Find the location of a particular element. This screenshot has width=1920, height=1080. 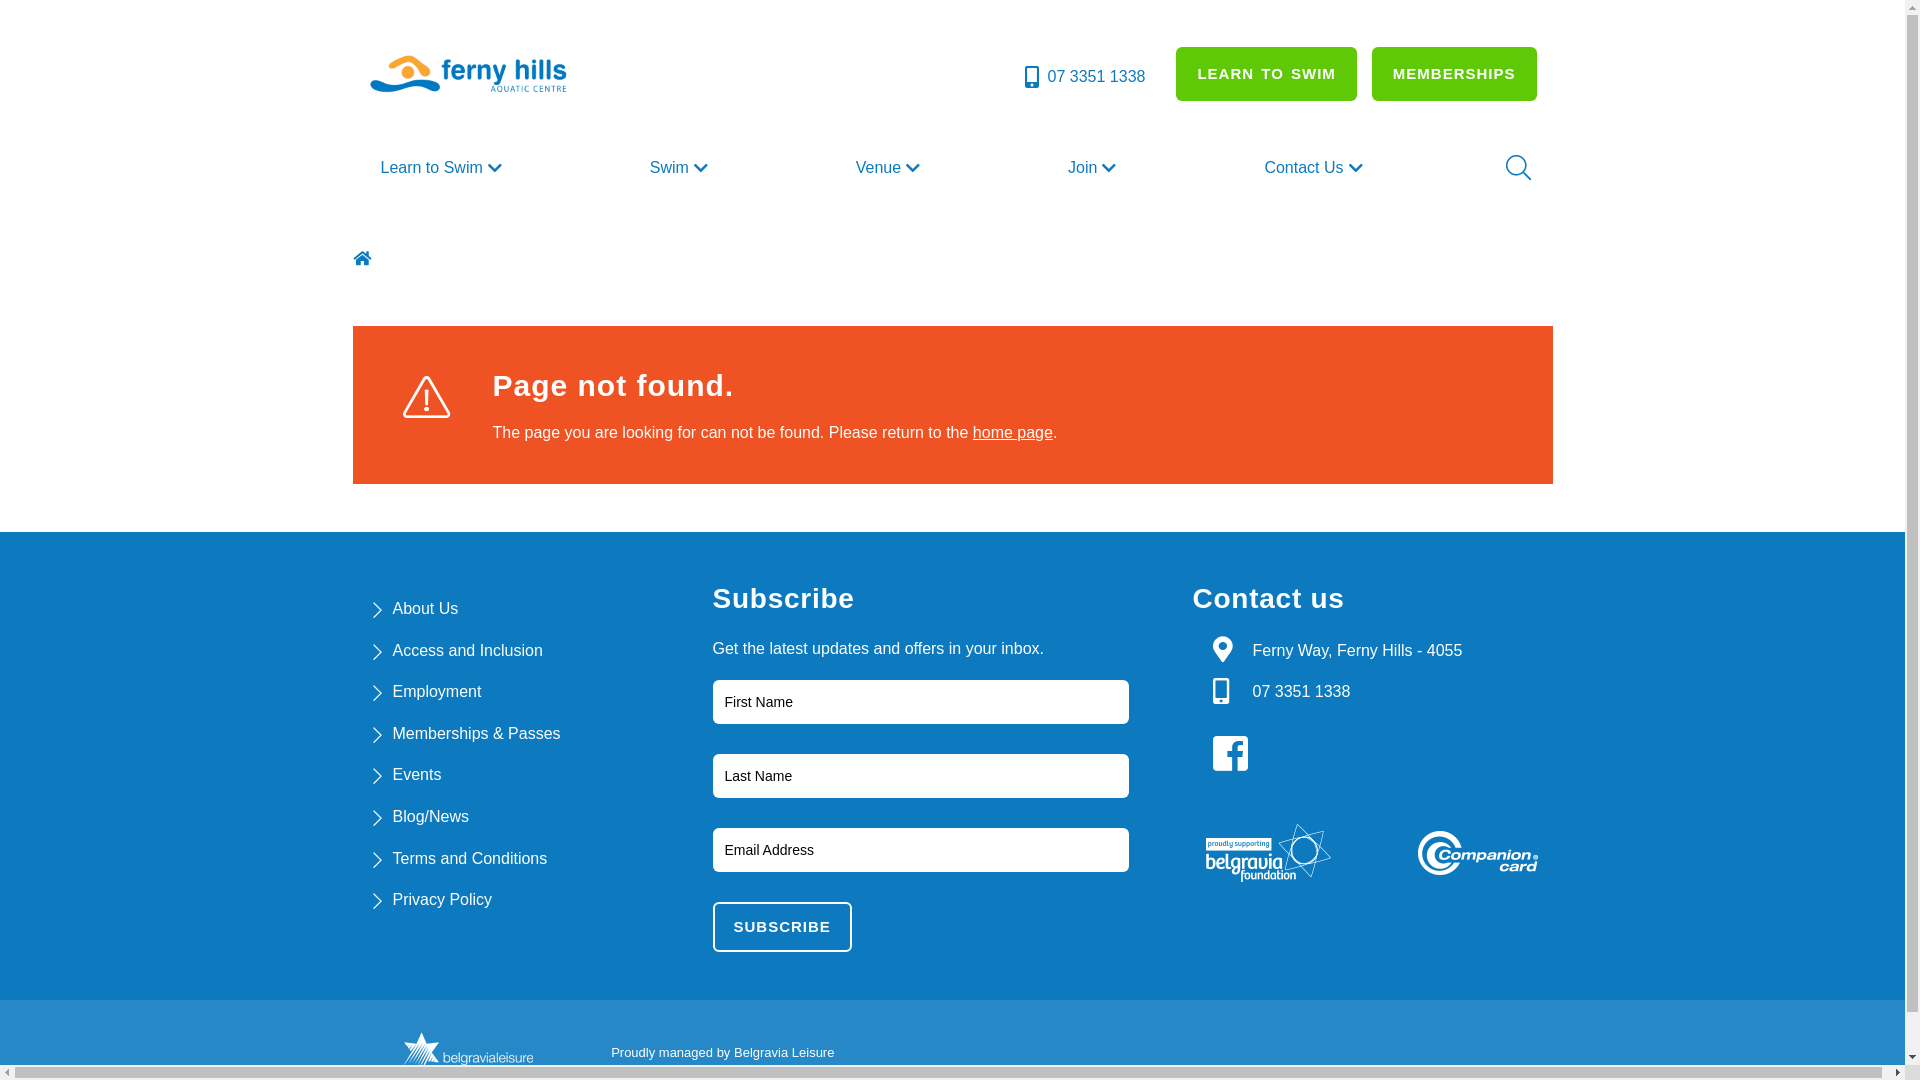

'Learn to Swim' is located at coordinates (441, 167).